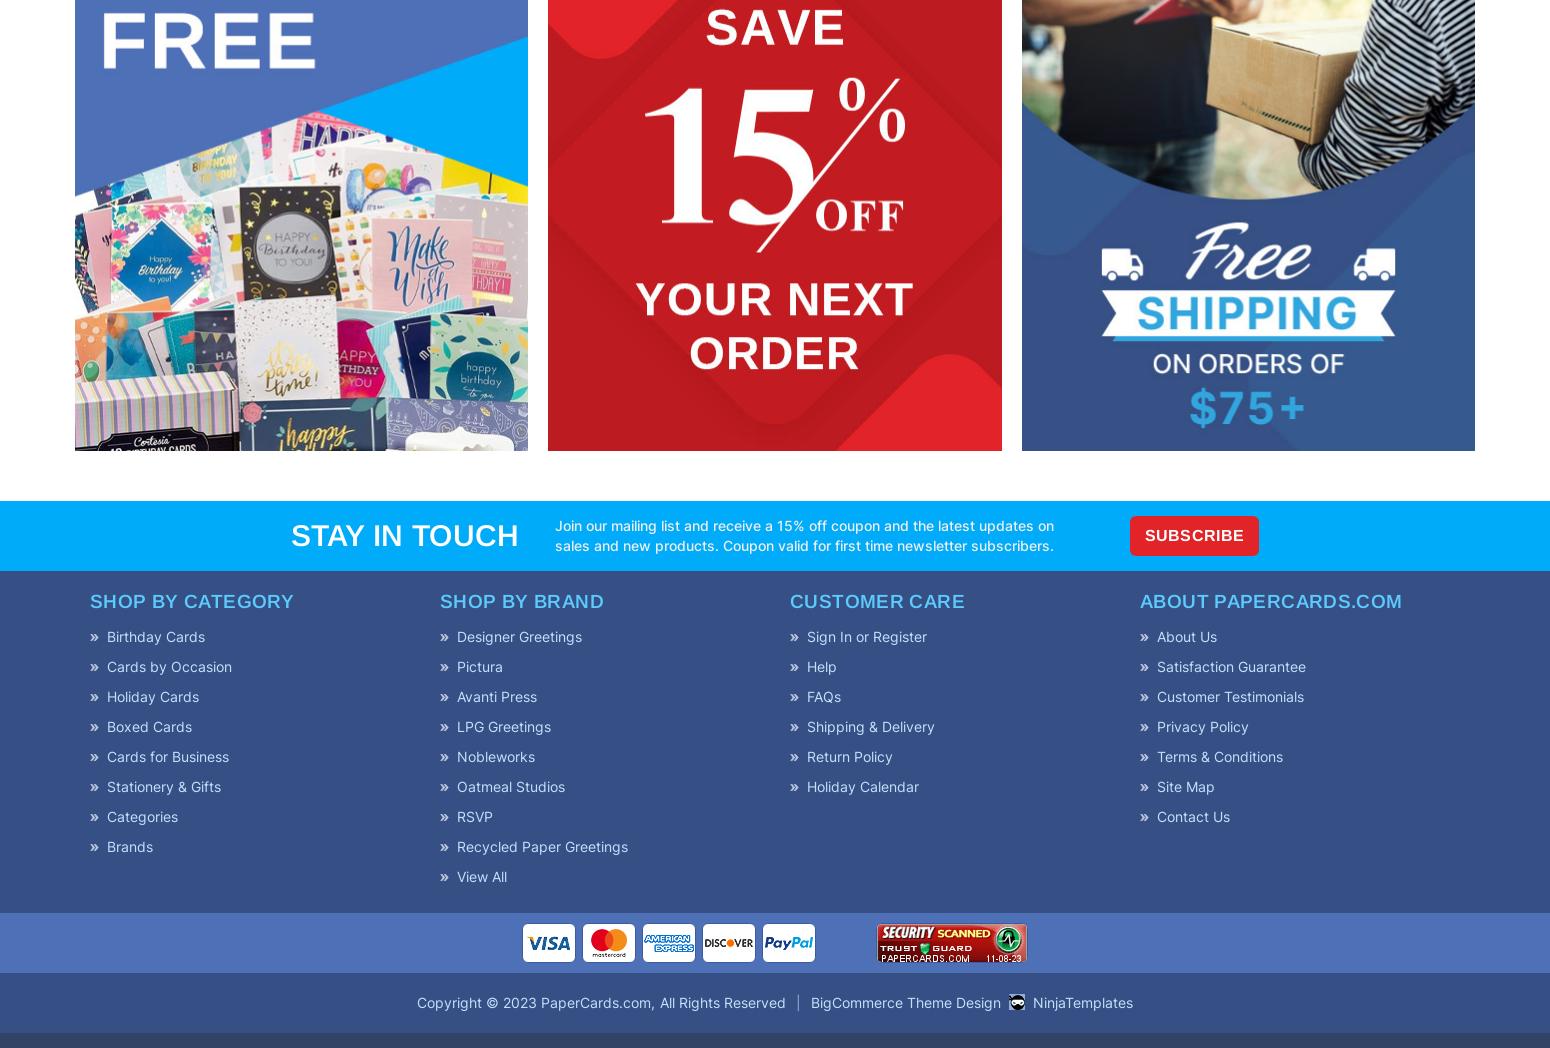  I want to click on 'Birthday Cards', so click(155, 634).